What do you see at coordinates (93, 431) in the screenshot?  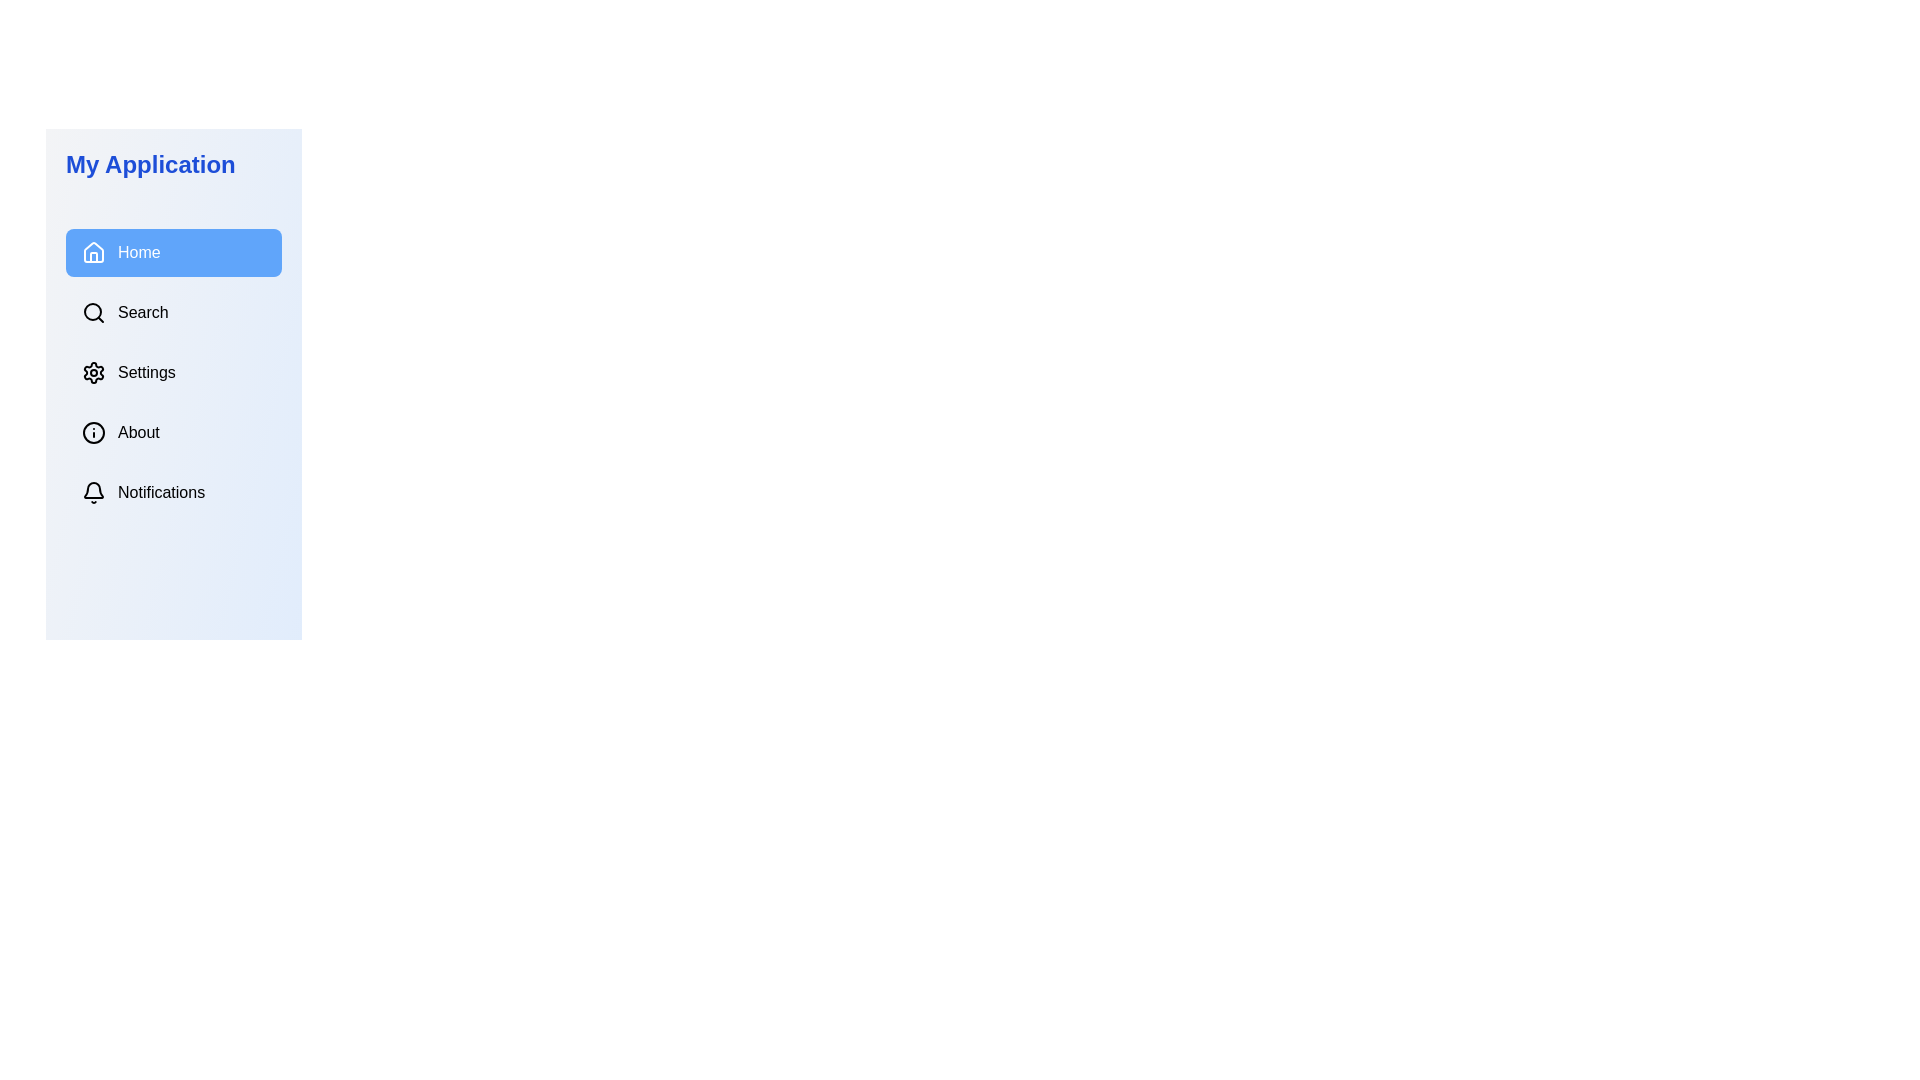 I see `the circular icon with a hollow center and vertical line inside, located in the 'About' section of the left sidebar` at bounding box center [93, 431].